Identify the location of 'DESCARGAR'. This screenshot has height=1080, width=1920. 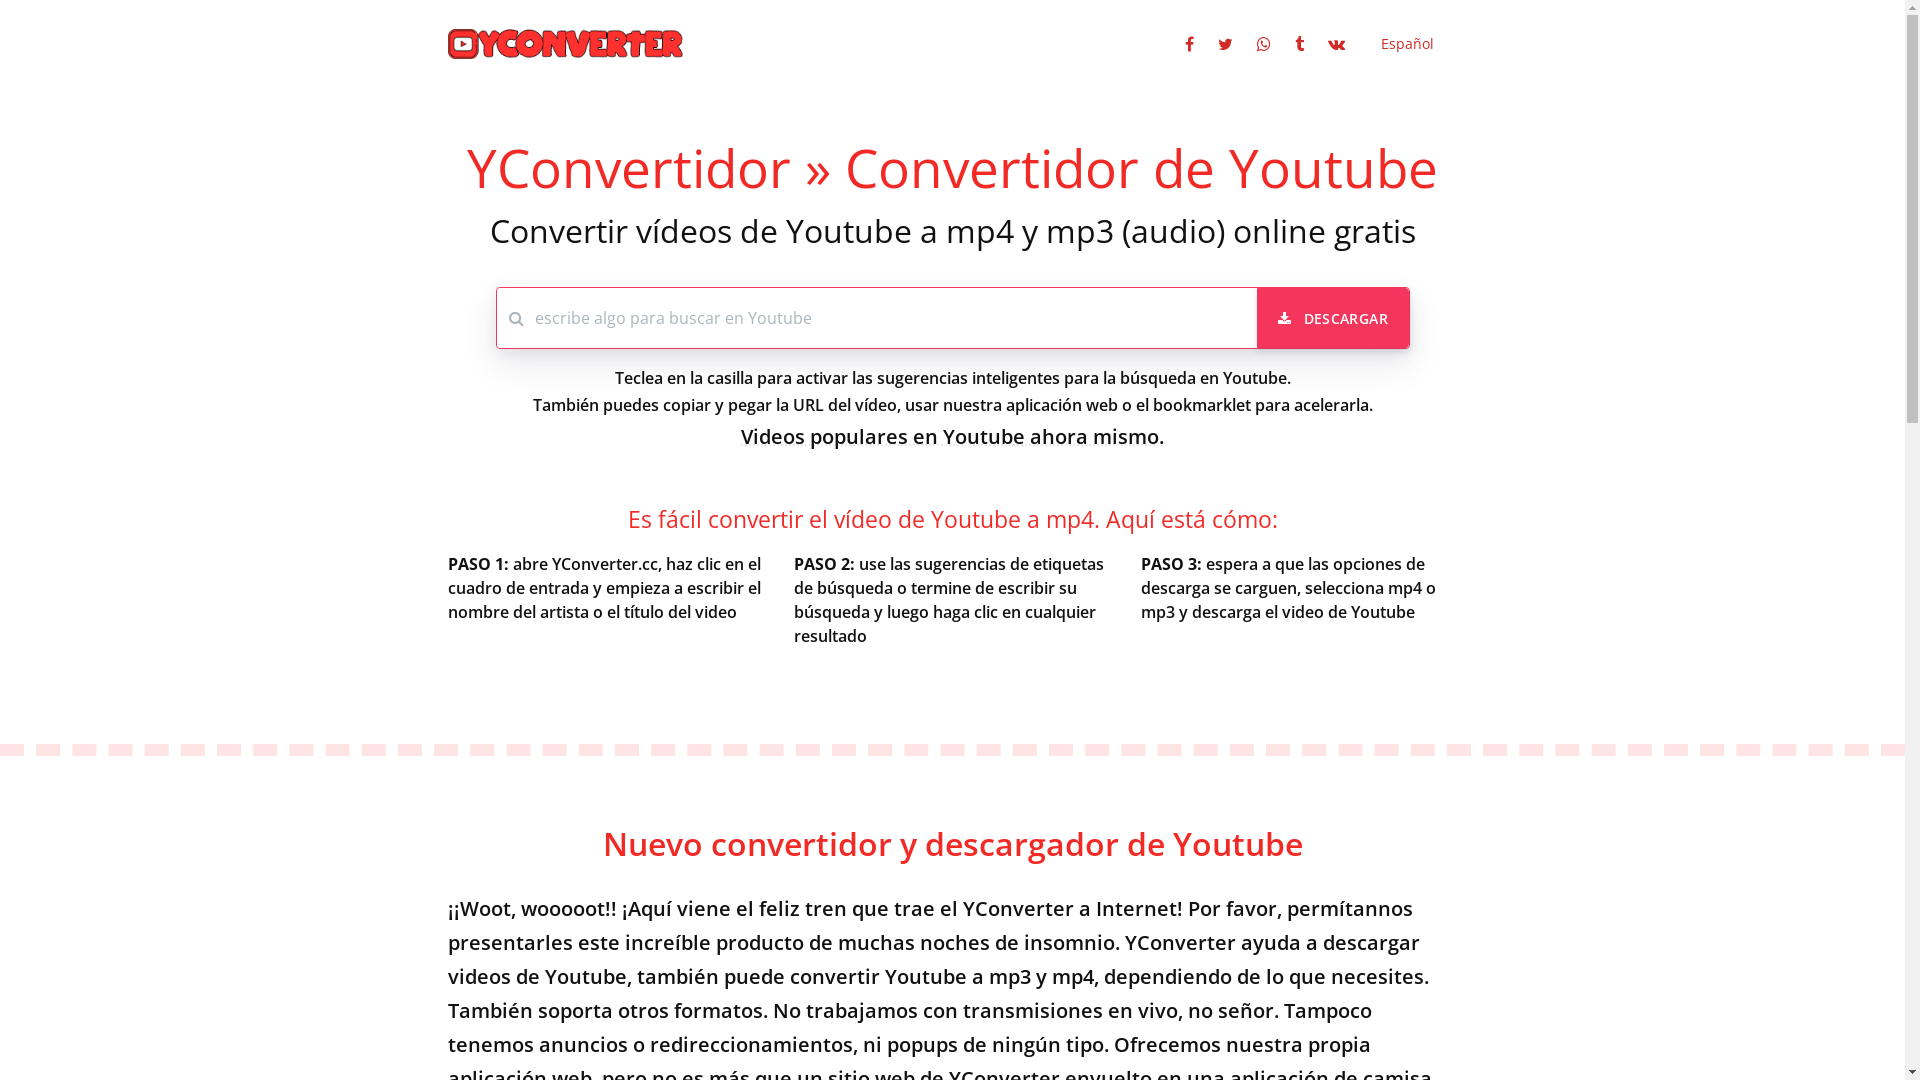
(1333, 316).